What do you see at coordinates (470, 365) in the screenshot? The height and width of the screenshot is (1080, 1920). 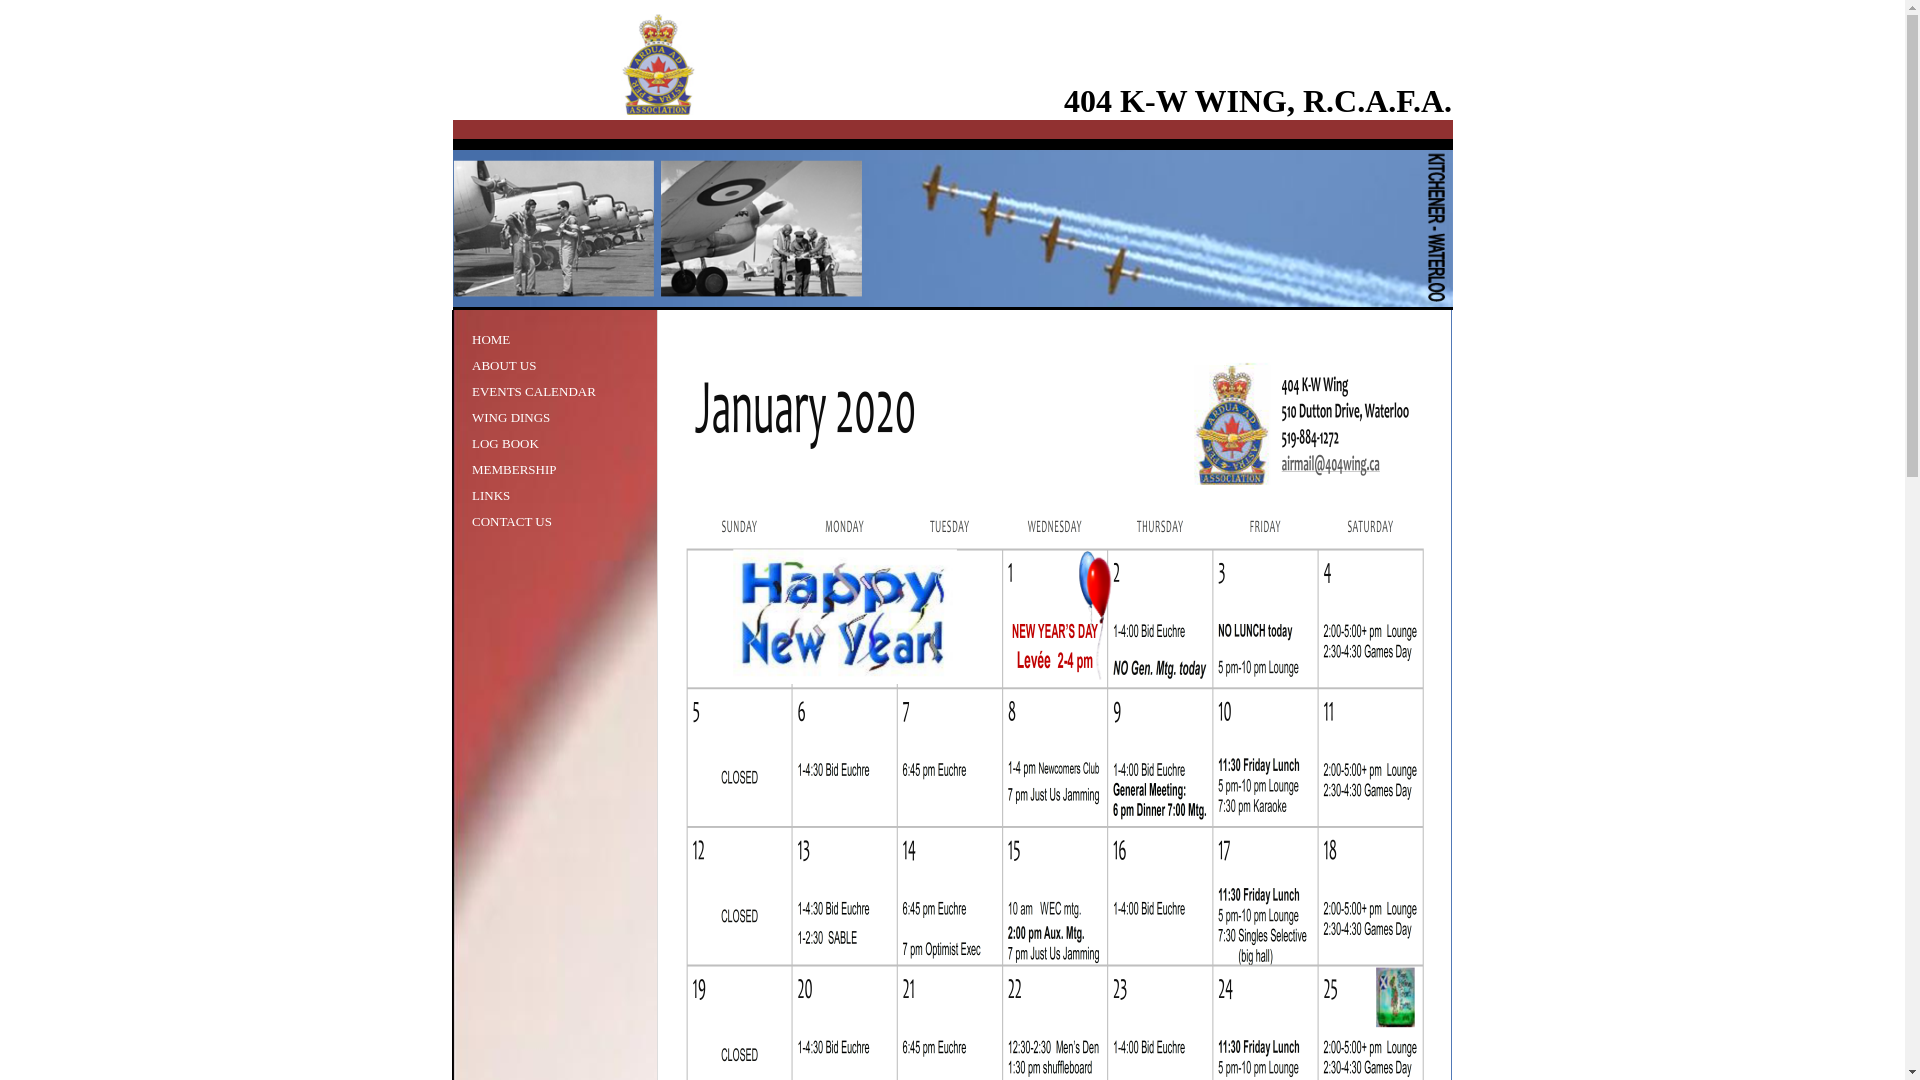 I see `'ABOUT US'` at bounding box center [470, 365].